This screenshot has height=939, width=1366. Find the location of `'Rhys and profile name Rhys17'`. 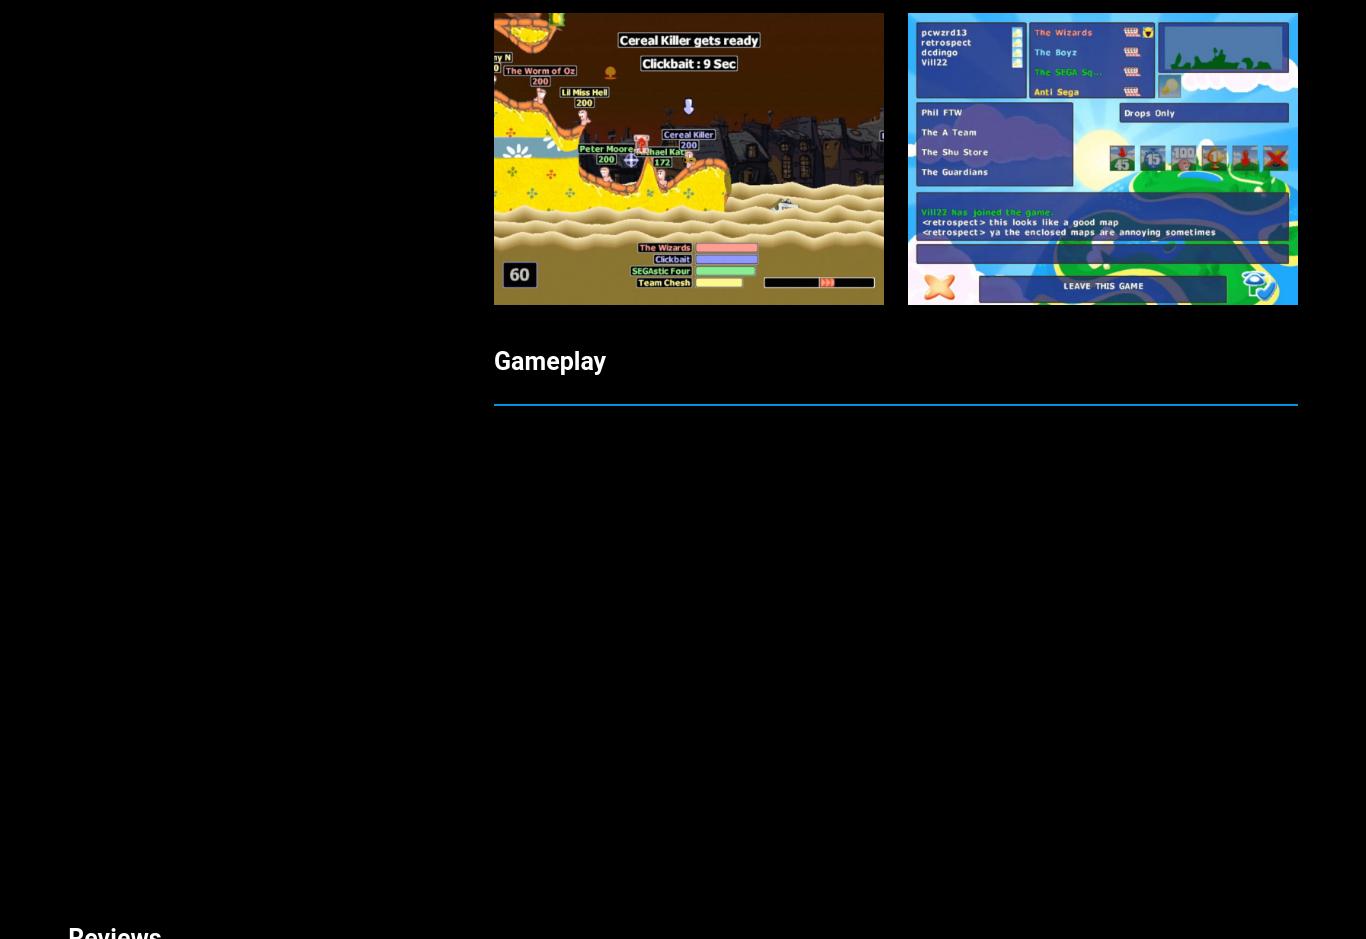

'Rhys and profile name Rhys17' is located at coordinates (173, 624).